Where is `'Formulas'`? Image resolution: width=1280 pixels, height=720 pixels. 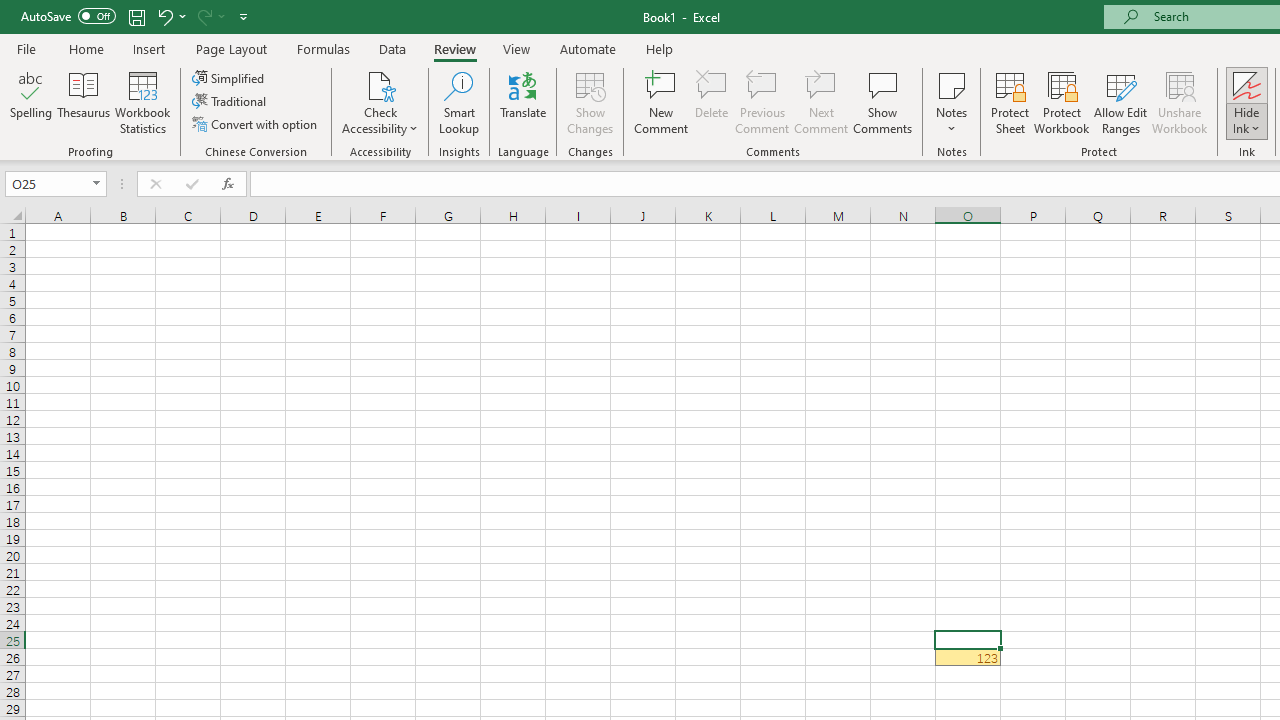
'Formulas' is located at coordinates (323, 48).